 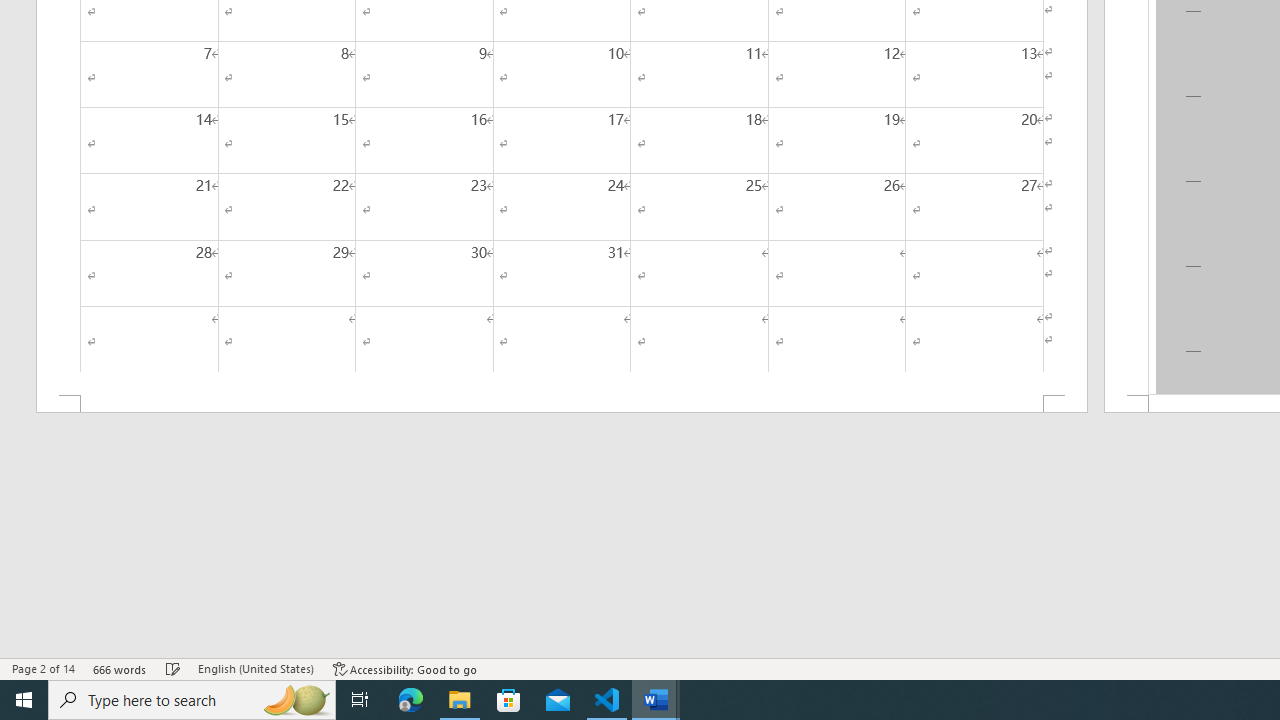 I want to click on 'Type here to search', so click(x=192, y=698).